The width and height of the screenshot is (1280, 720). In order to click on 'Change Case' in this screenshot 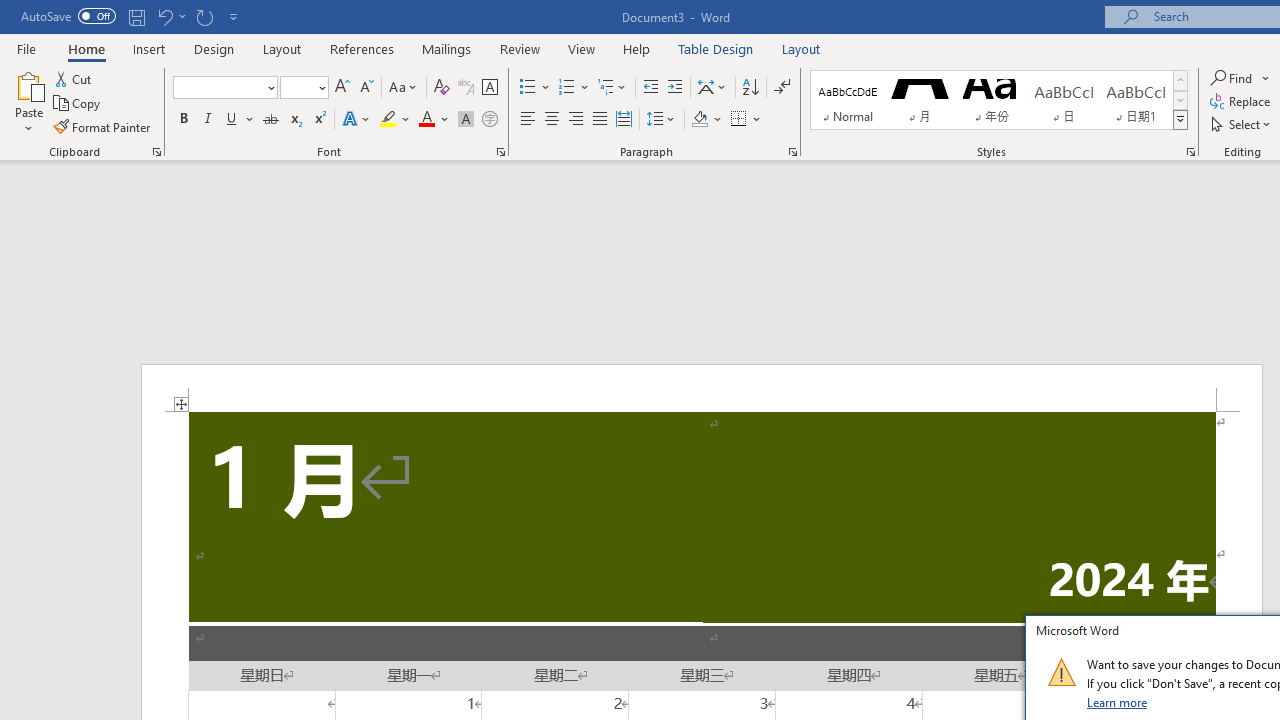, I will do `click(403, 86)`.